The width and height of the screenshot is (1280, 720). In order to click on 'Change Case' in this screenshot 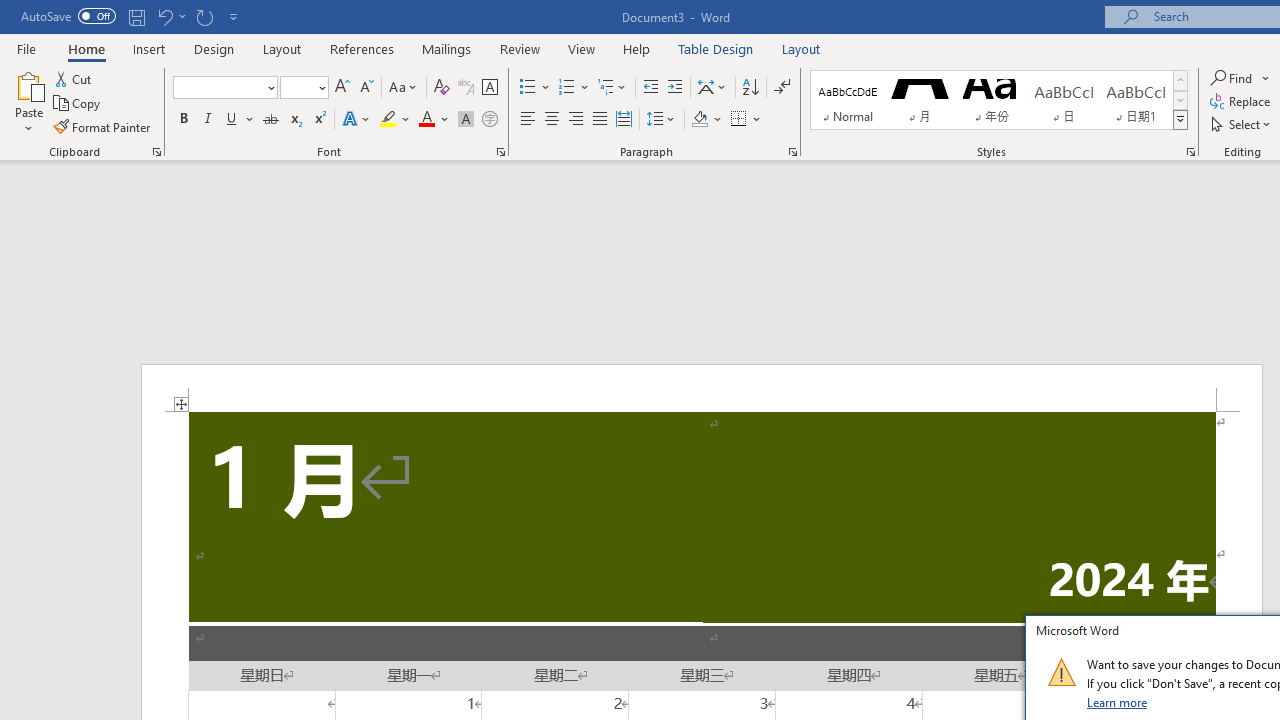, I will do `click(403, 86)`.